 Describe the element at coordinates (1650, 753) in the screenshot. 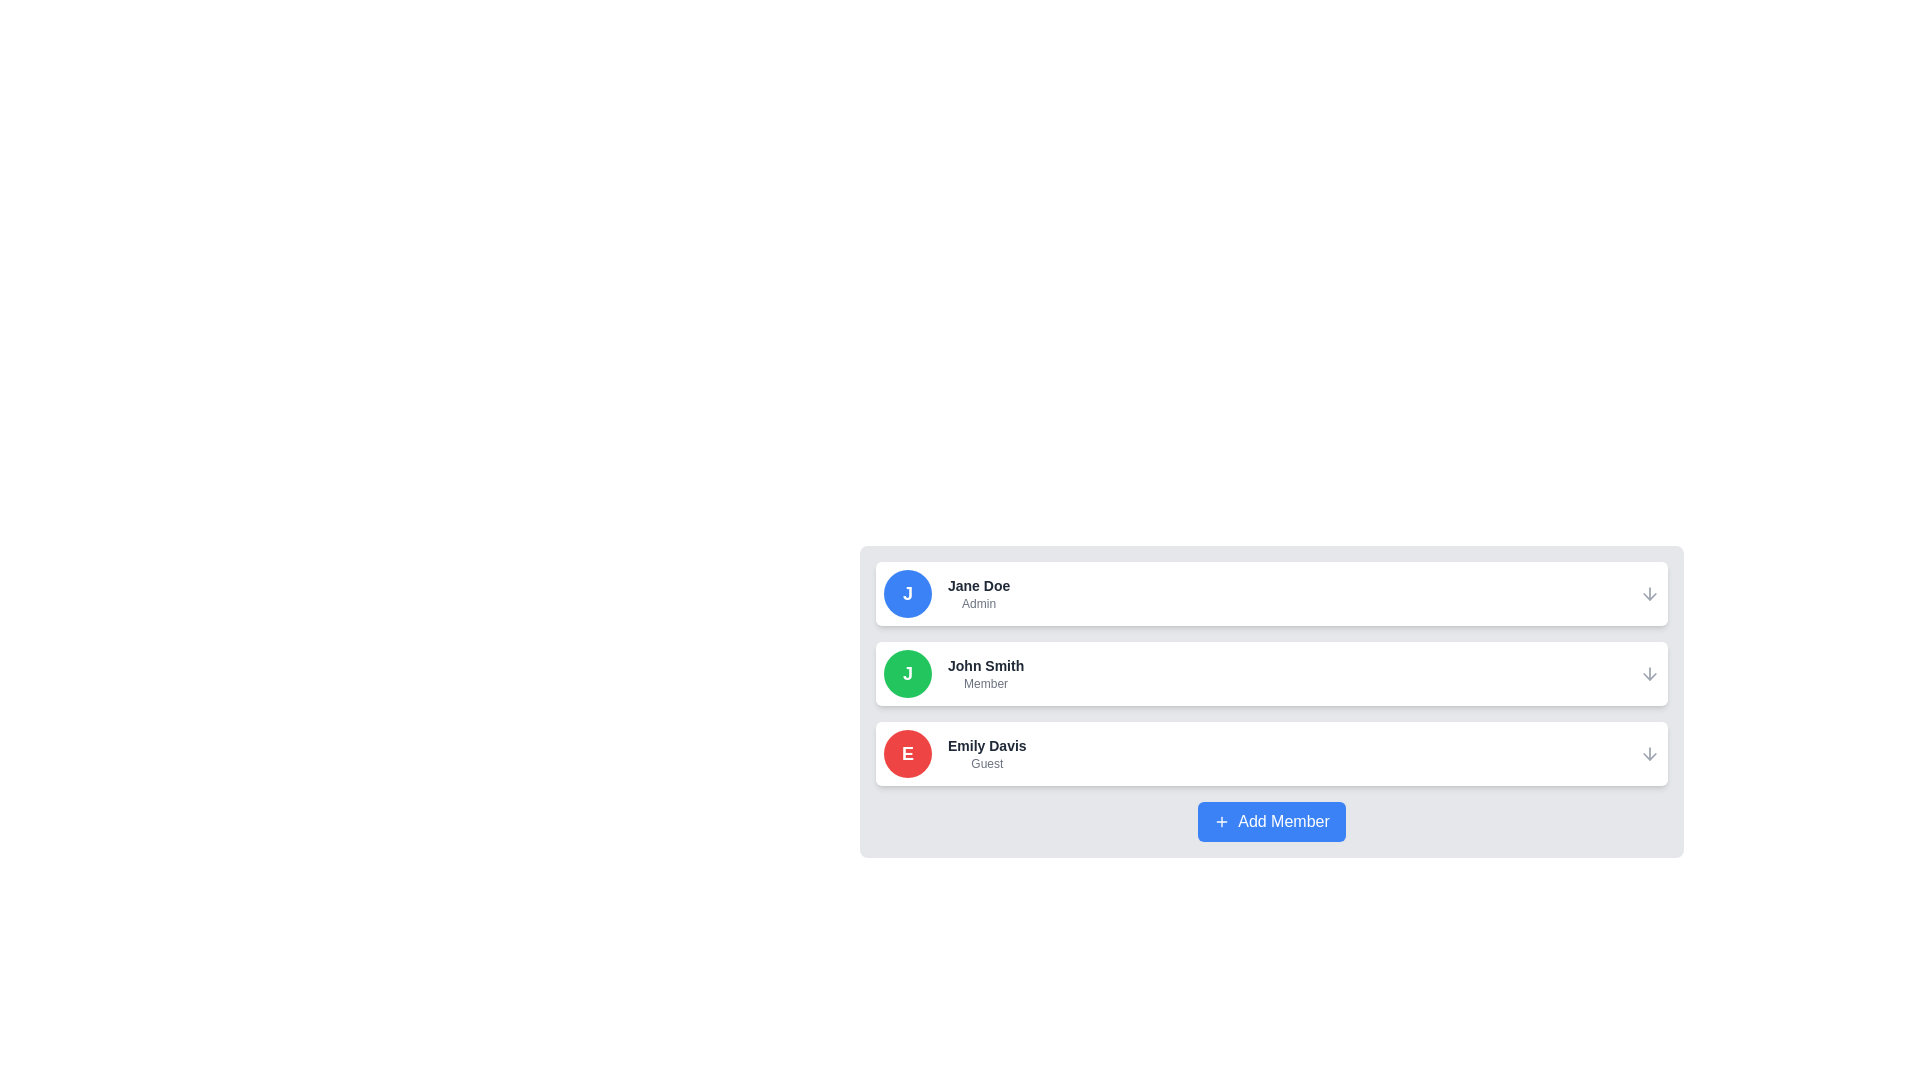

I see `the Dropdown trigger icon located on the far-right side of the Emily Davis member entry` at that location.